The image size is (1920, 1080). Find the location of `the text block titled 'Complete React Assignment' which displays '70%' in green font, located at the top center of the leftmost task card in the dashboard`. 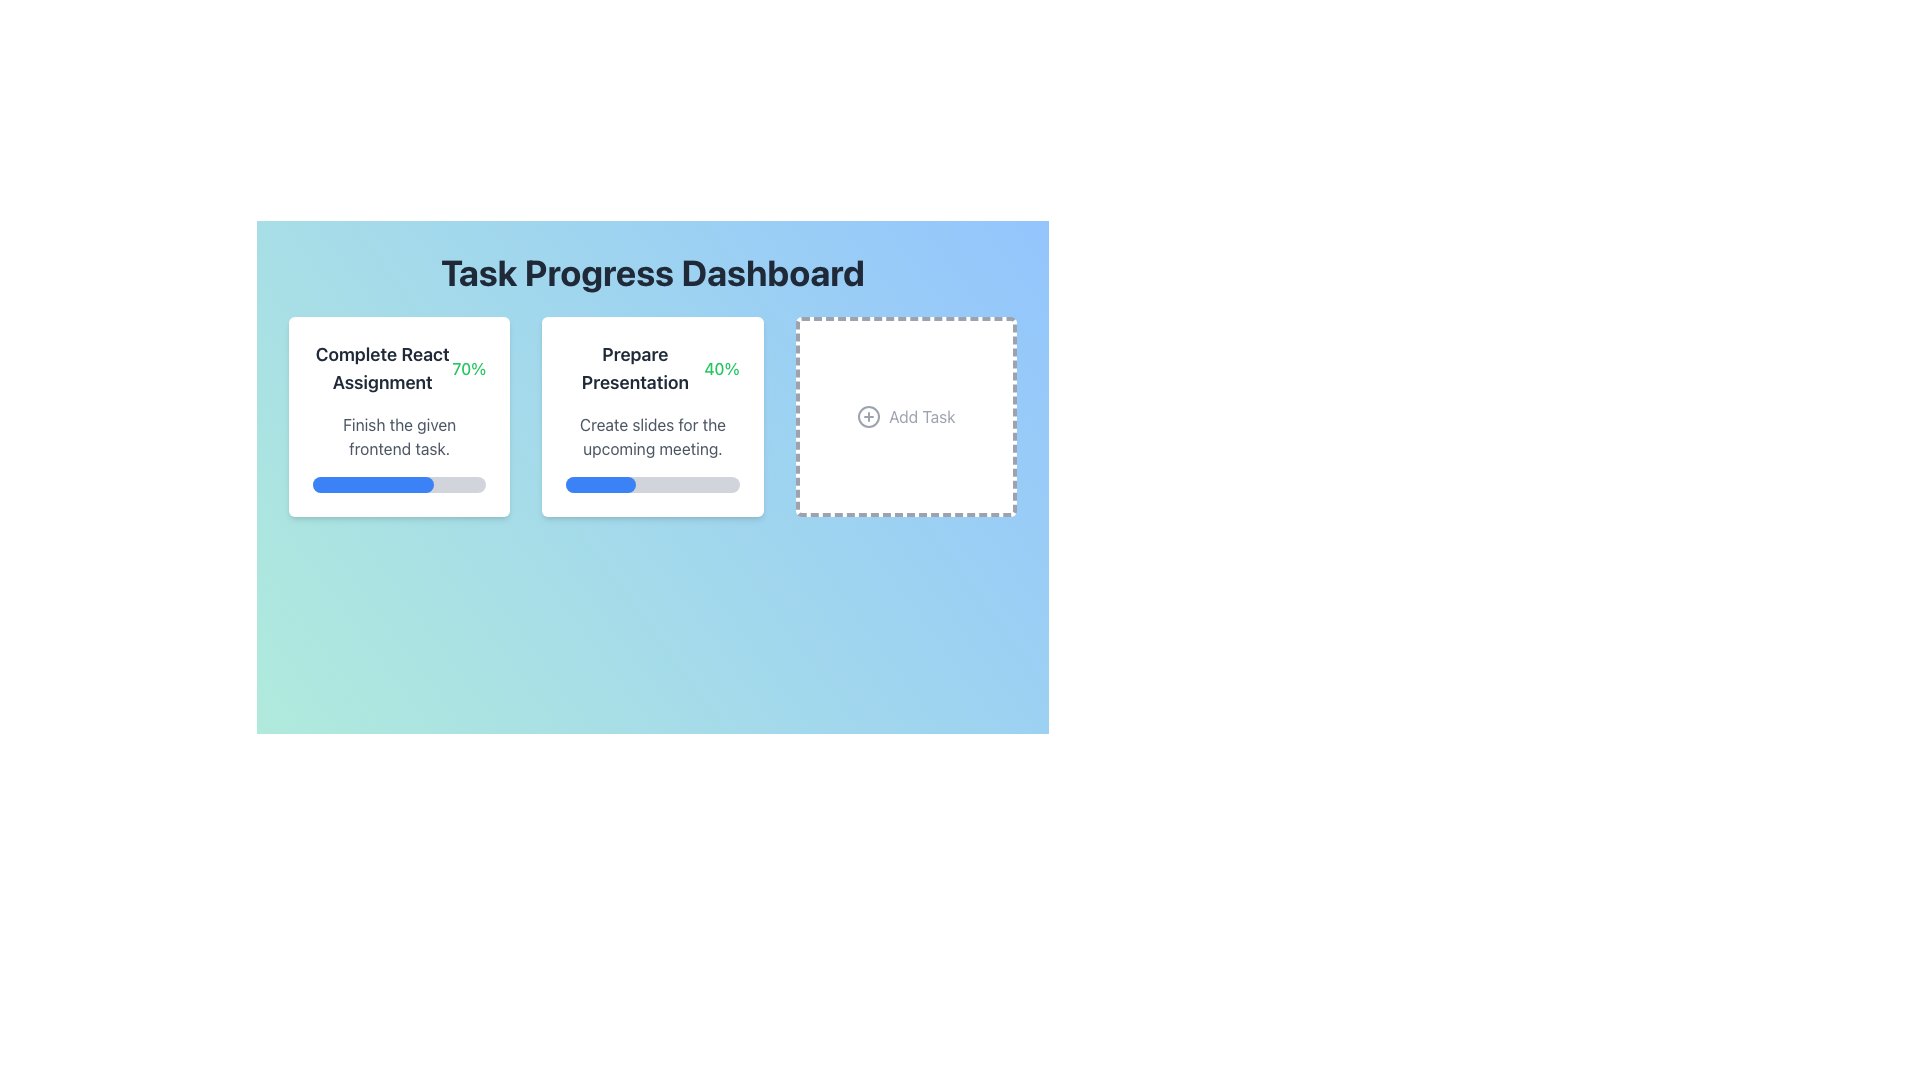

the text block titled 'Complete React Assignment' which displays '70%' in green font, located at the top center of the leftmost task card in the dashboard is located at coordinates (399, 369).